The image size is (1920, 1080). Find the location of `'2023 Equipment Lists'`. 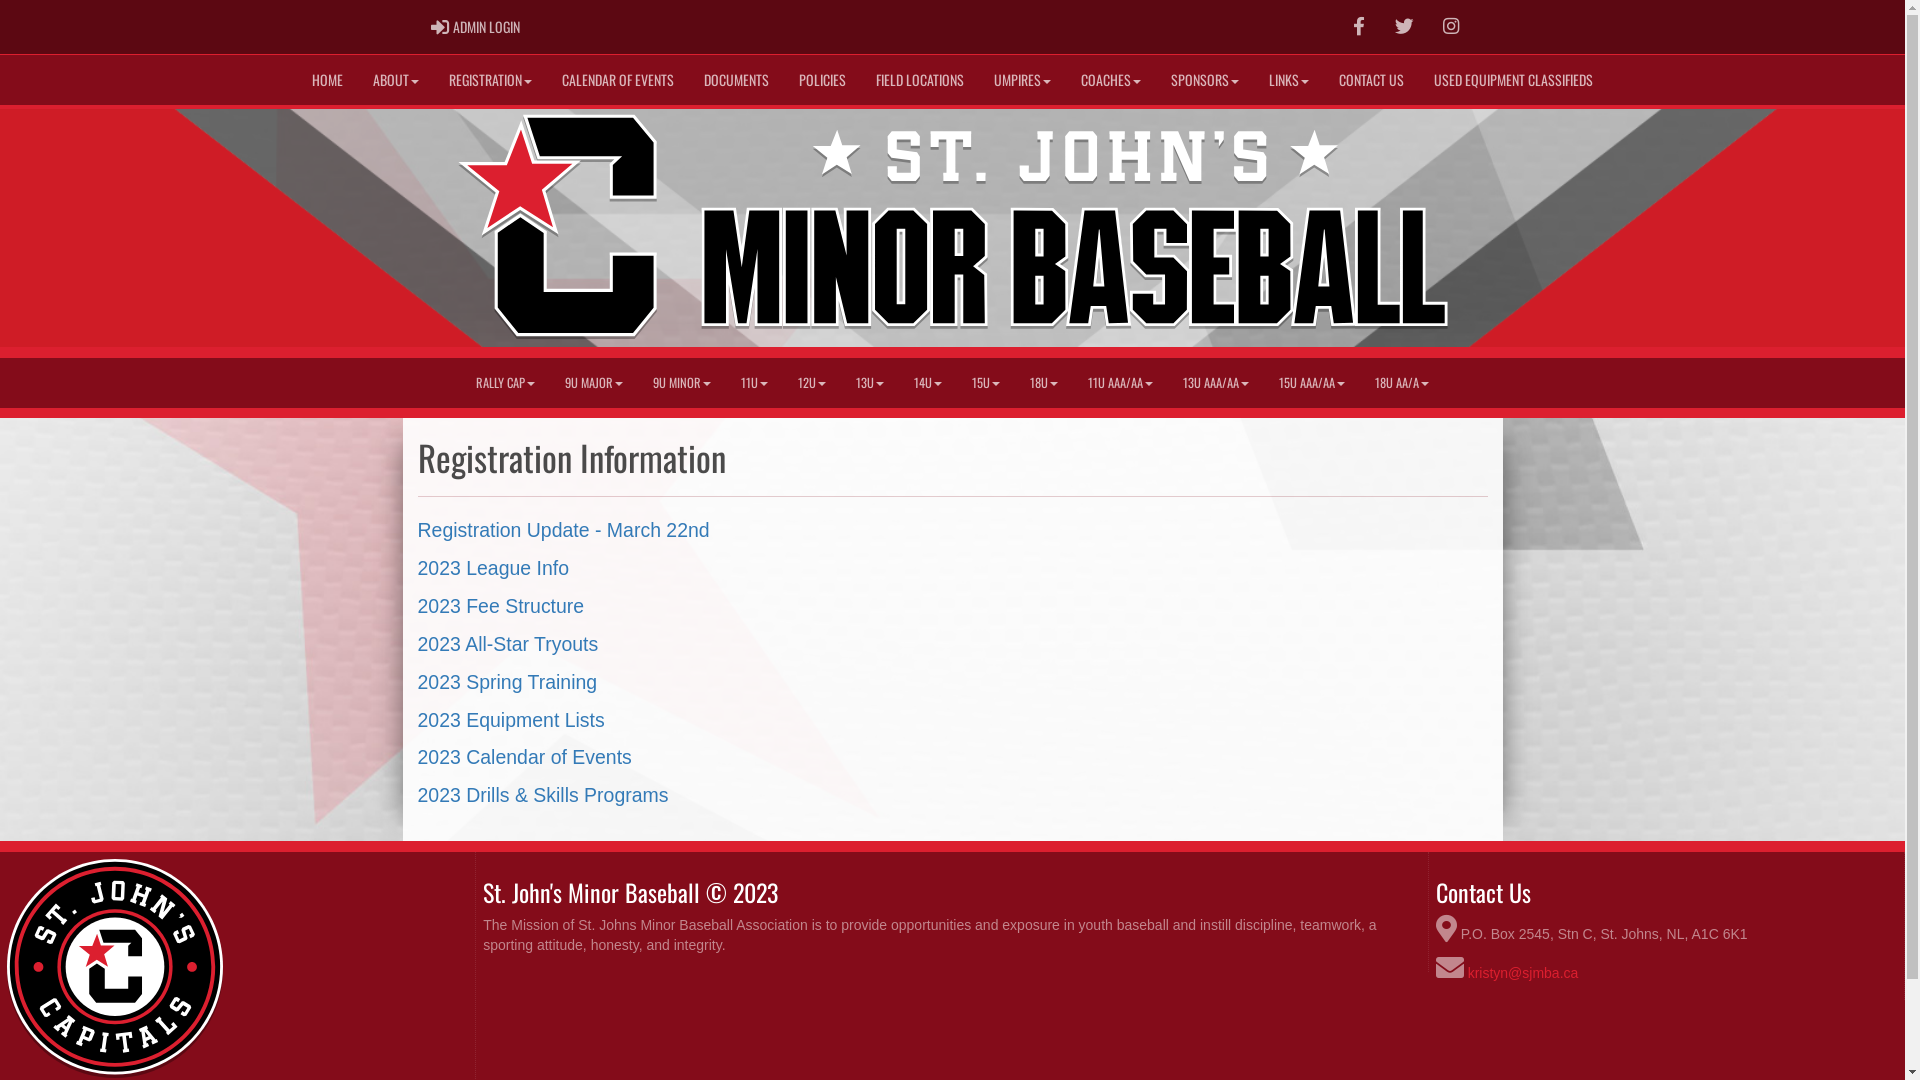

'2023 Equipment Lists' is located at coordinates (511, 720).